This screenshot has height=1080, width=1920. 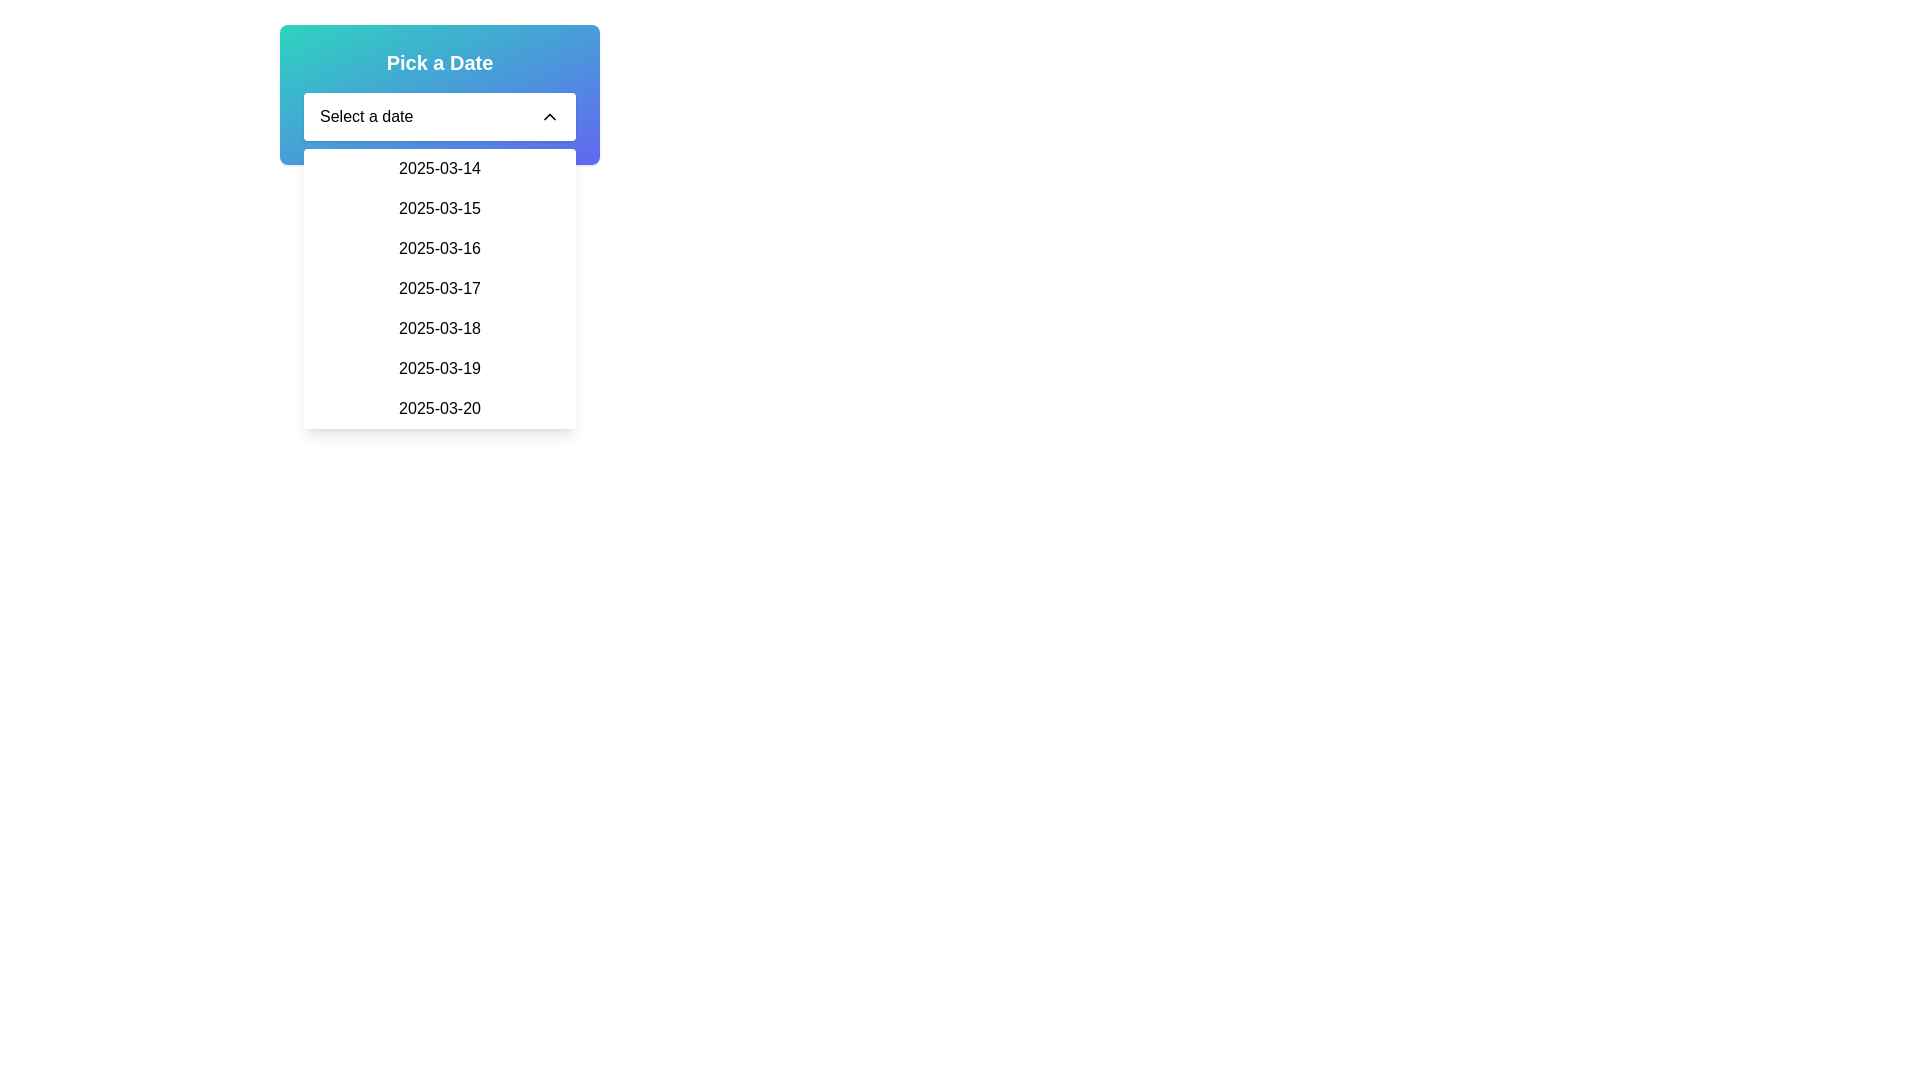 I want to click on the list item displaying the date '2025-03-17', so click(x=439, y=289).